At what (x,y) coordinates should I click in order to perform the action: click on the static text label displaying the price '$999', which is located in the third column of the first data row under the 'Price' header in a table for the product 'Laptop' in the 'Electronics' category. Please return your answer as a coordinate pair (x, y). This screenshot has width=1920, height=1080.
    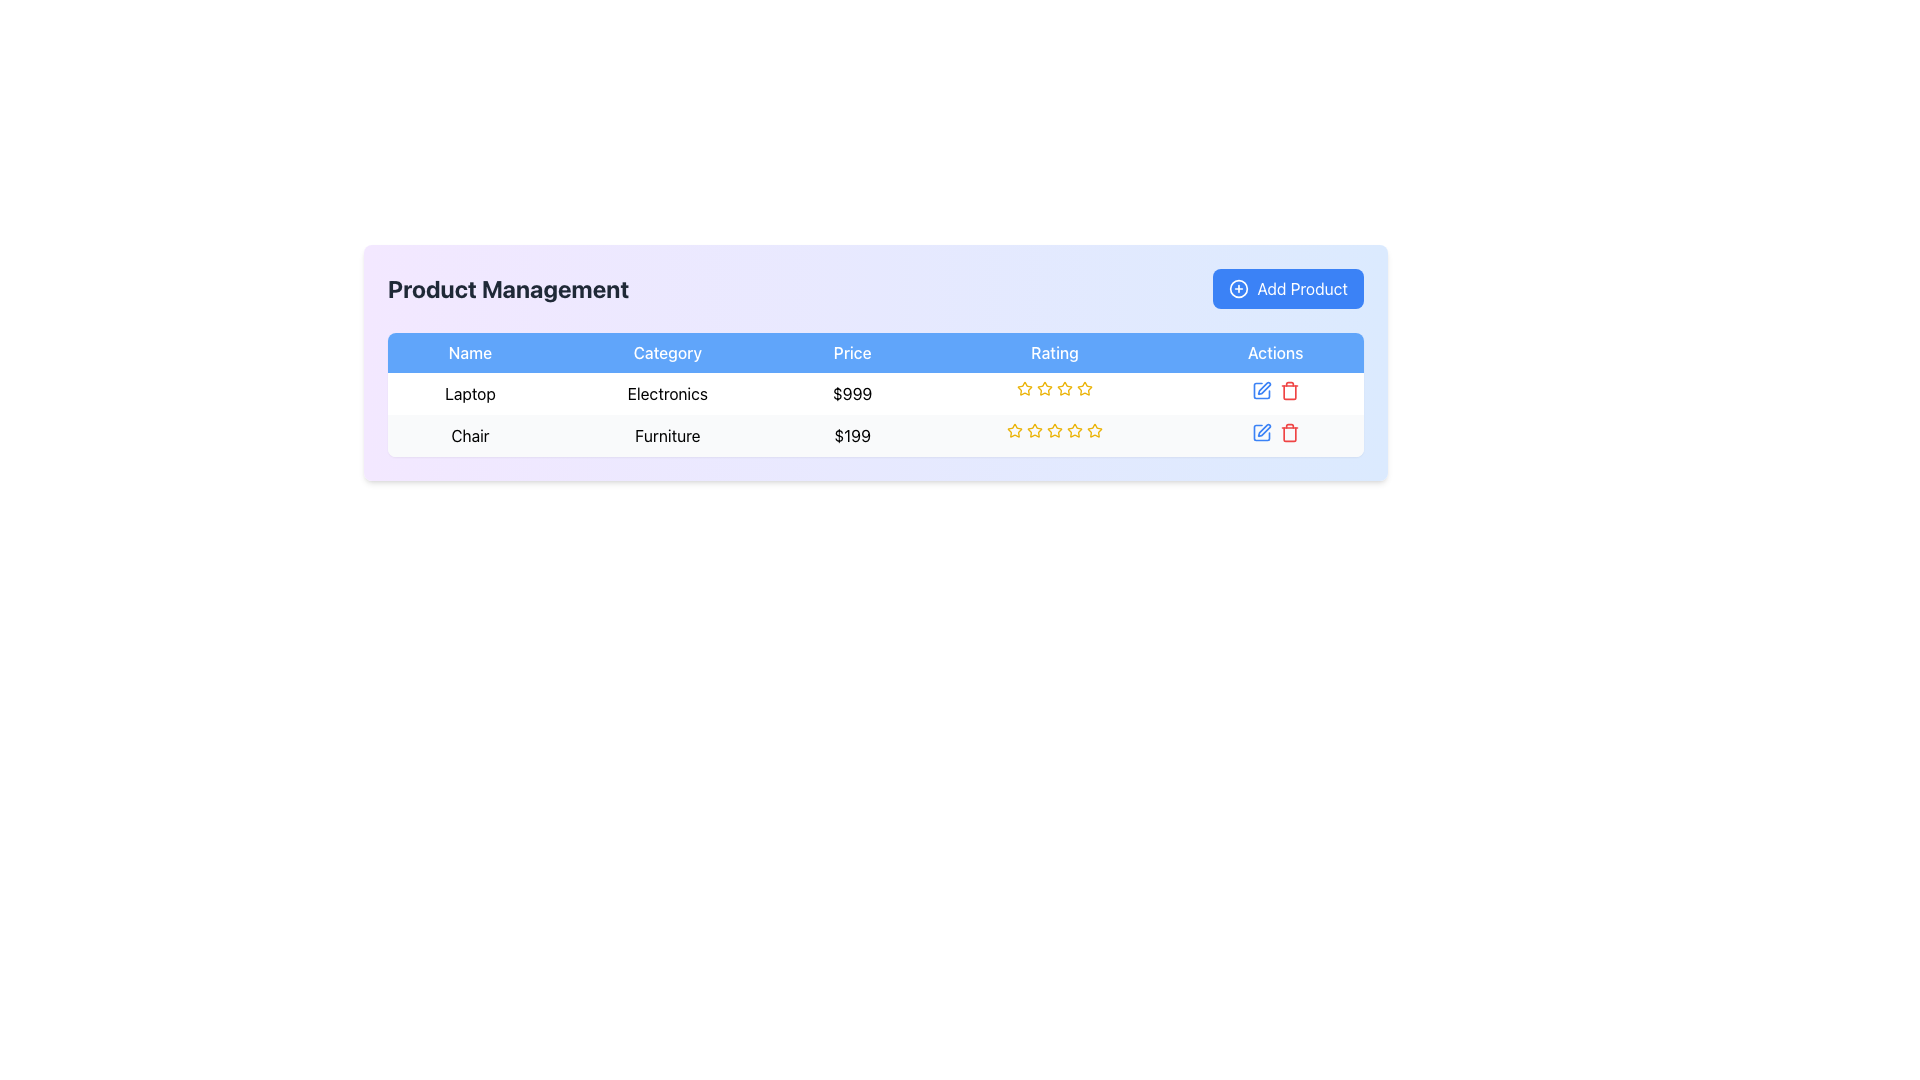
    Looking at the image, I should click on (852, 393).